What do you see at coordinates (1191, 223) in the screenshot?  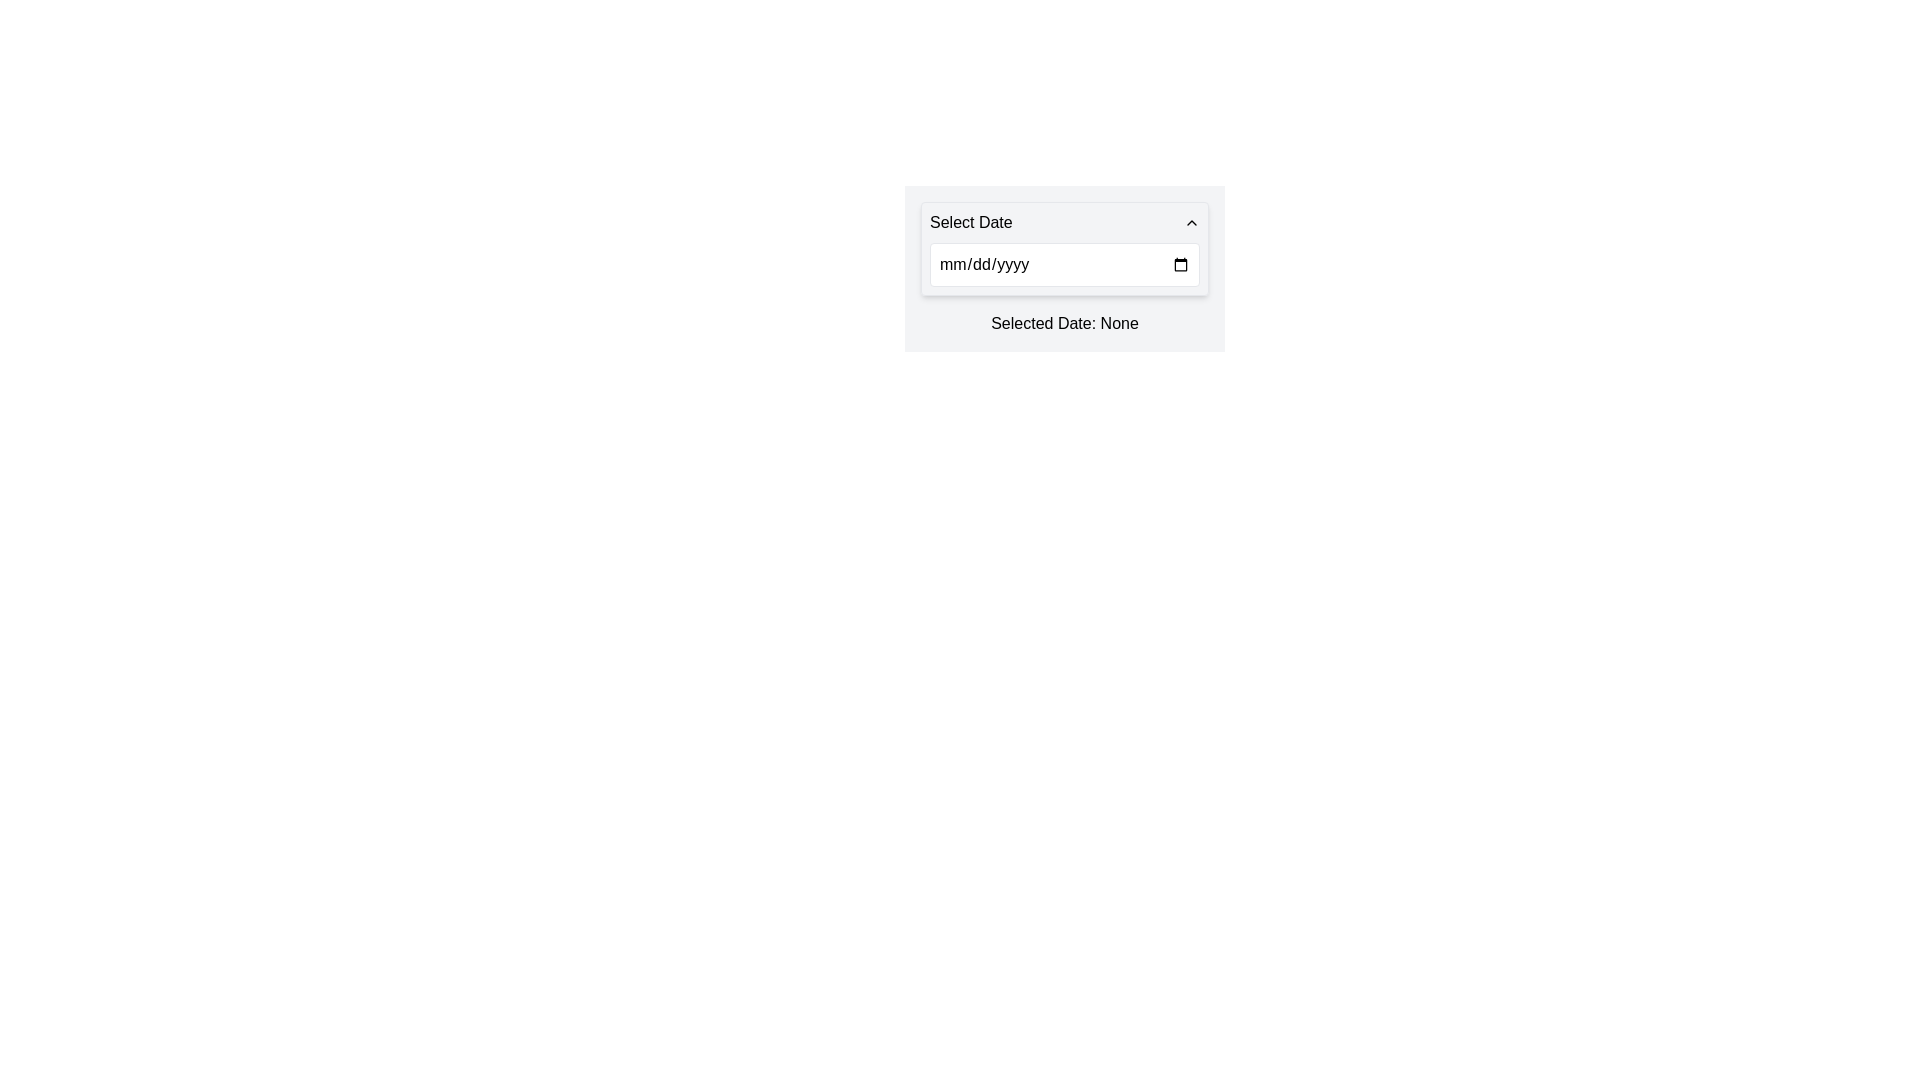 I see `the chevron-shaped icon resembling an upward arrow, which is located at the far-right side of the 'Select Date' label` at bounding box center [1191, 223].